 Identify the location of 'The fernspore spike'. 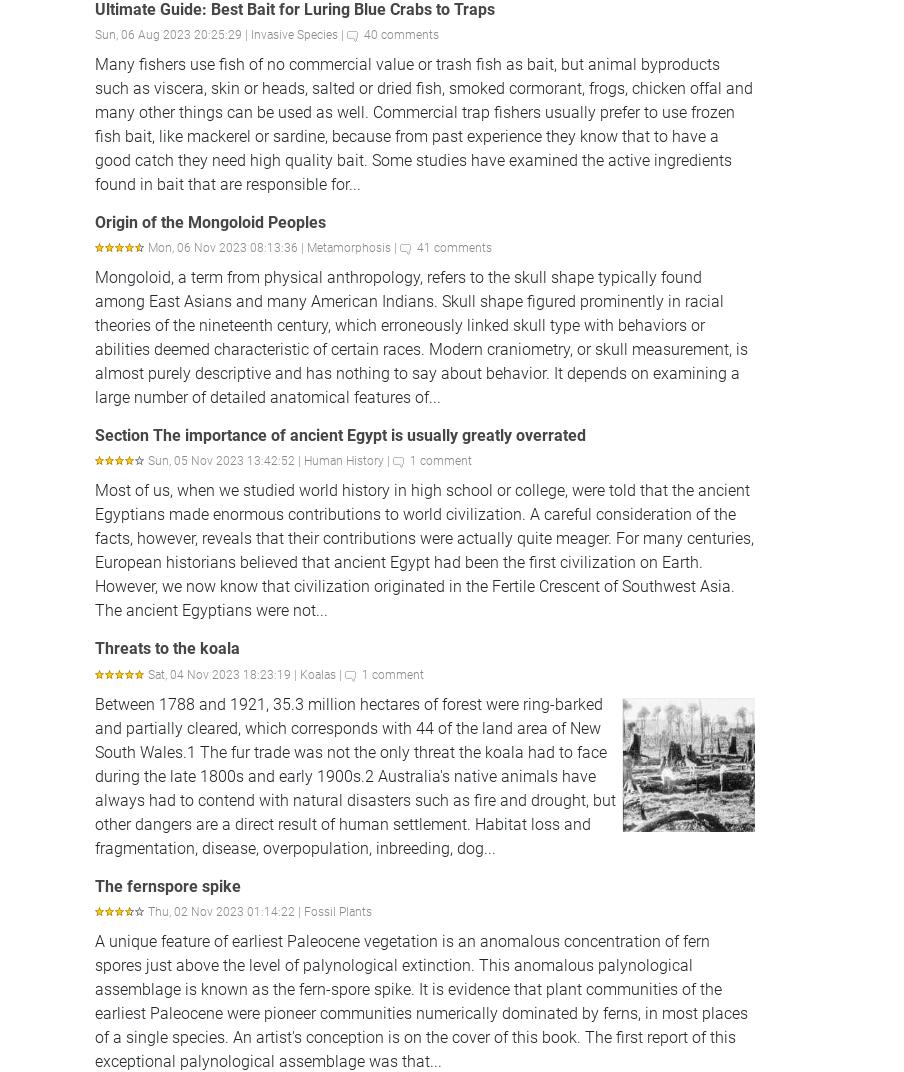
(166, 885).